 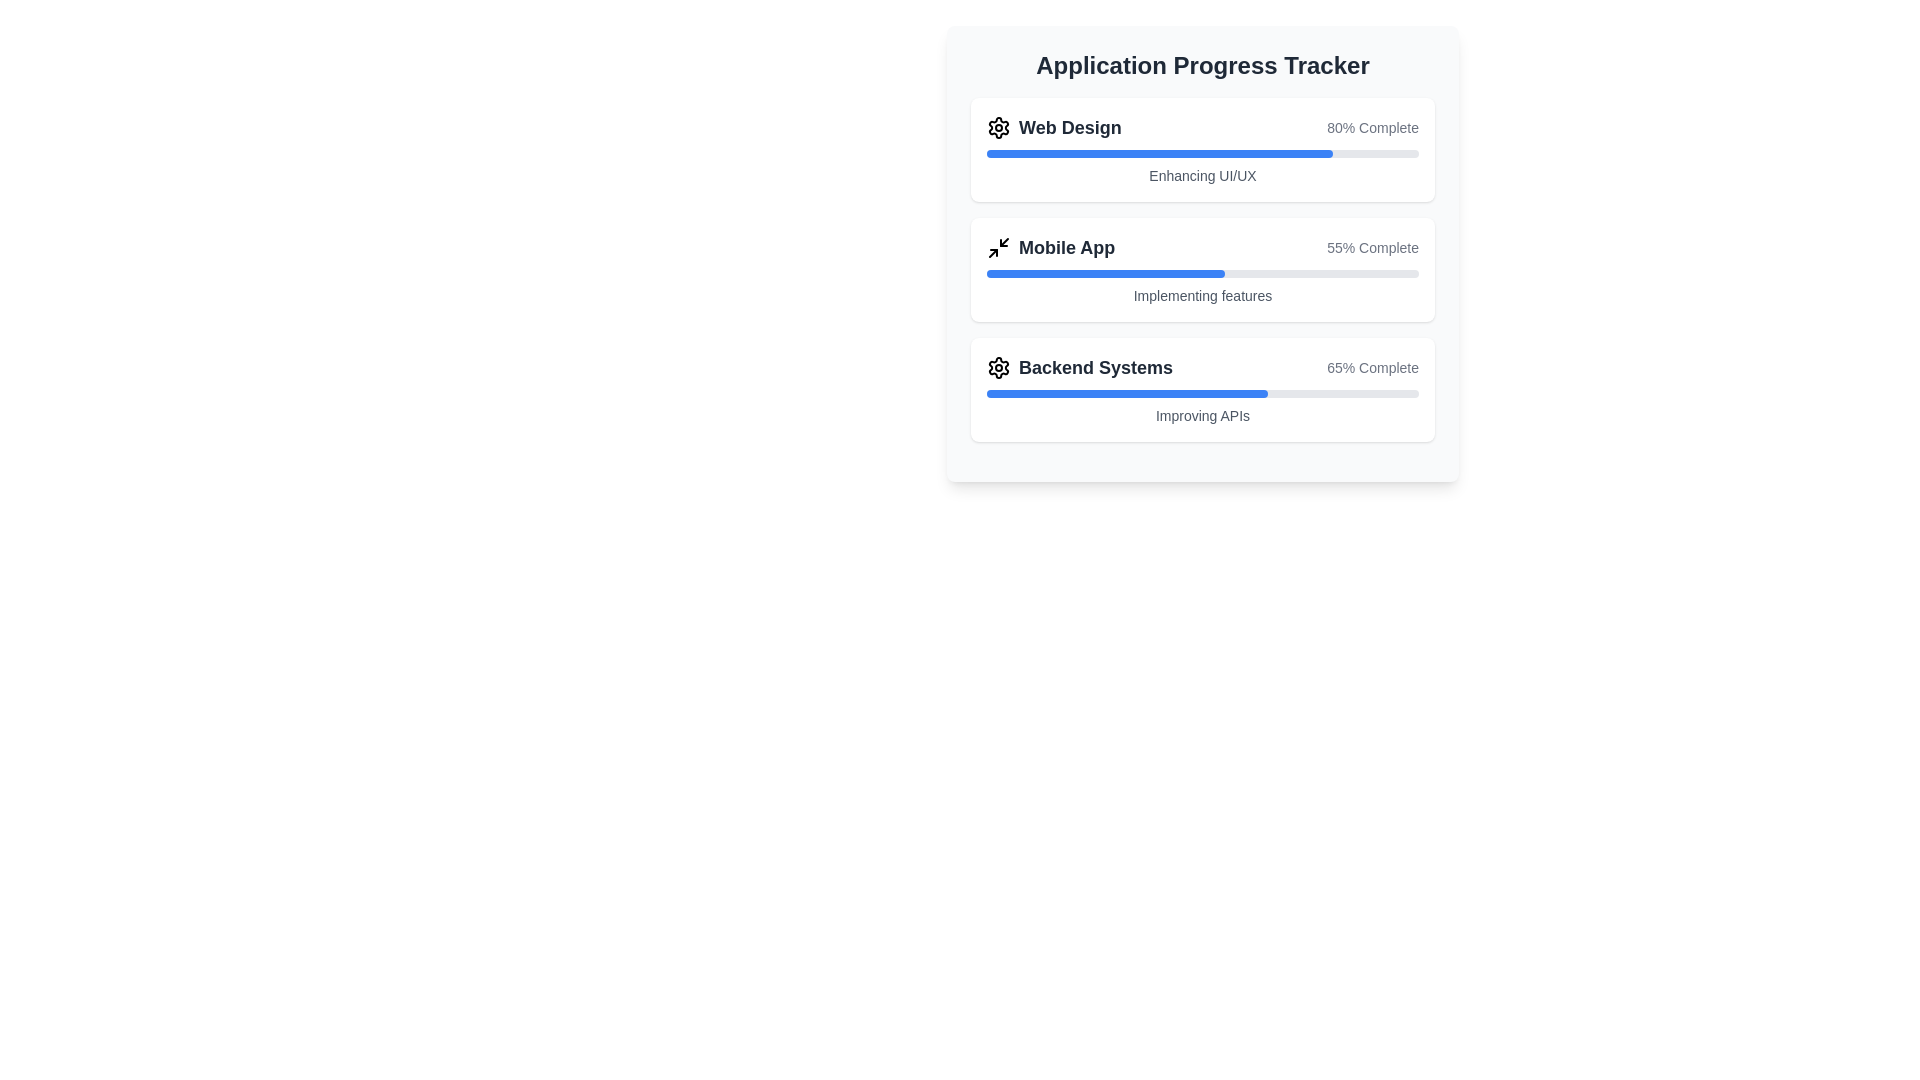 I want to click on the progress information of the central subsection labeled 'Mobile App' in the Progress Tracker, which visually indicates the status of various projects, so click(x=1202, y=253).